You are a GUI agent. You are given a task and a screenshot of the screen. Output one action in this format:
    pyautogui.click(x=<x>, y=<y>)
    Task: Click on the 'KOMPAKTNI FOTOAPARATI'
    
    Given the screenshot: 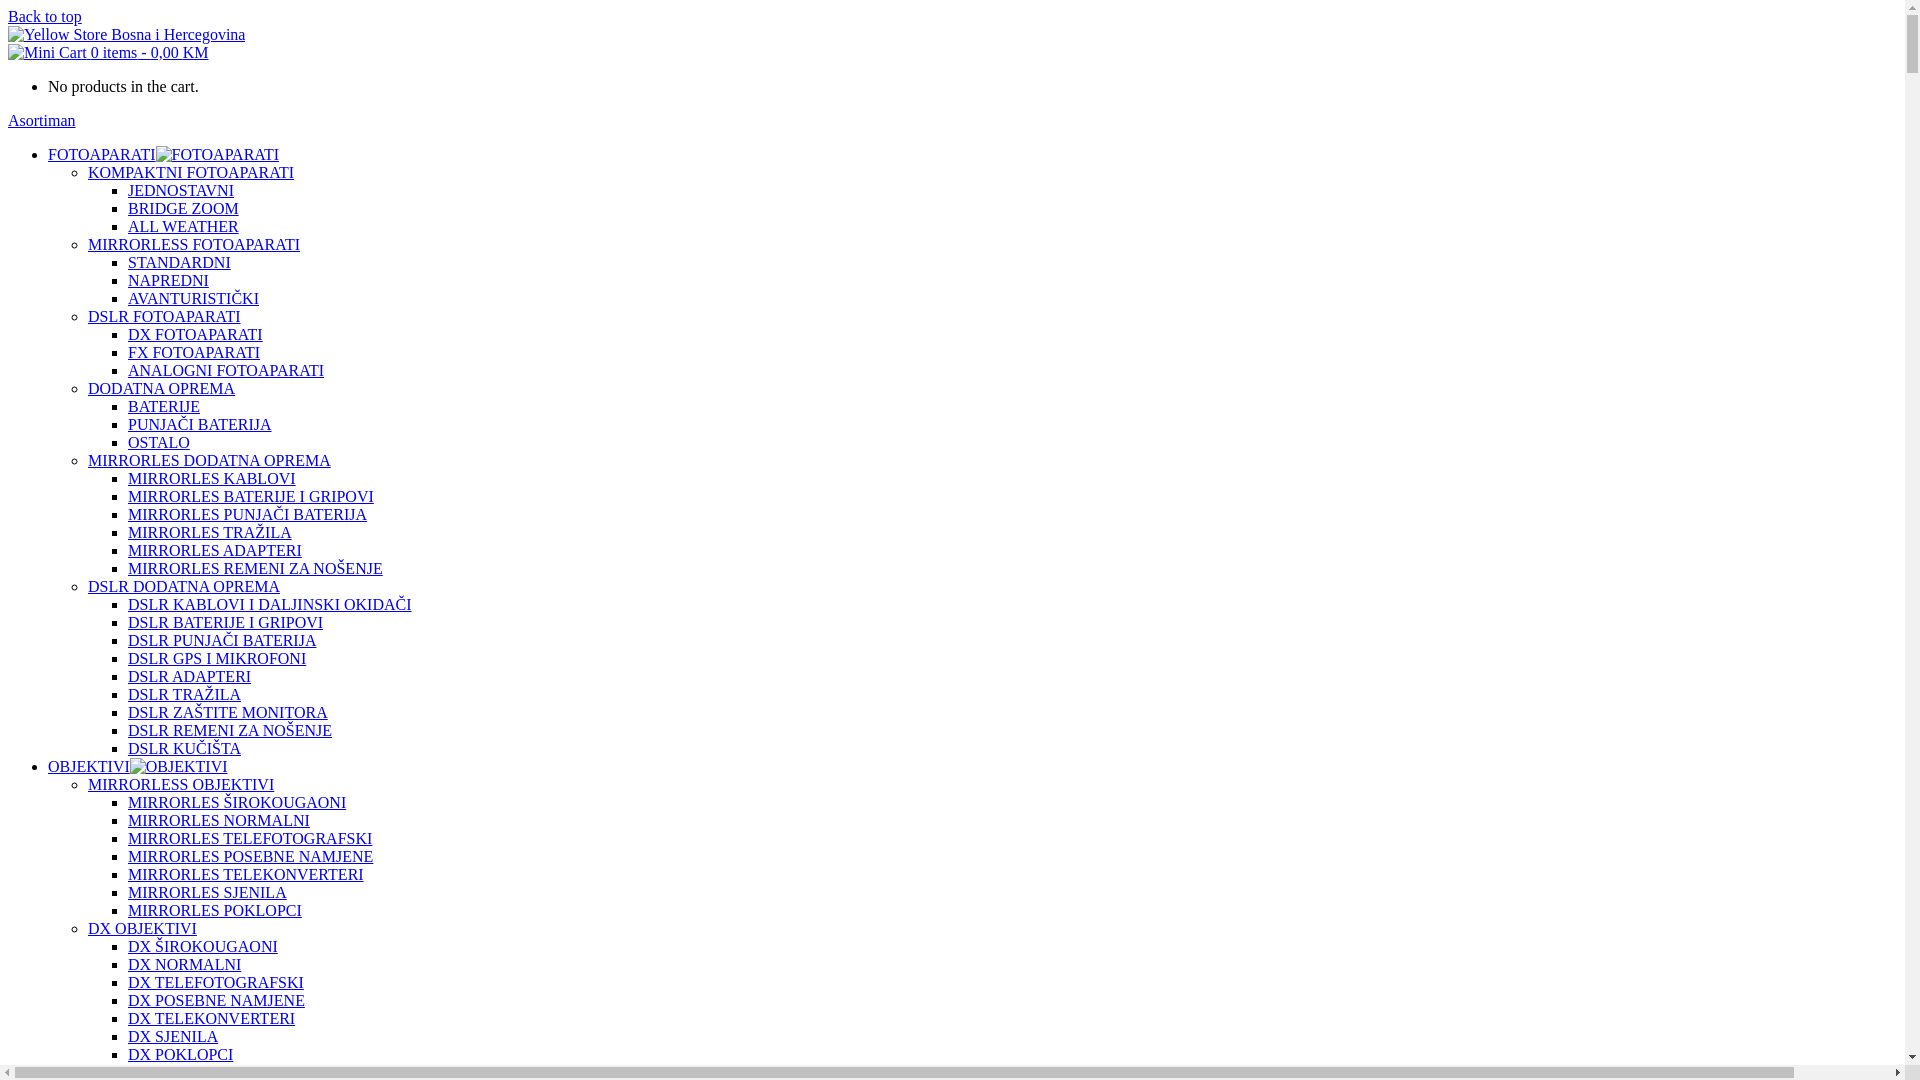 What is the action you would take?
    pyautogui.click(x=191, y=171)
    